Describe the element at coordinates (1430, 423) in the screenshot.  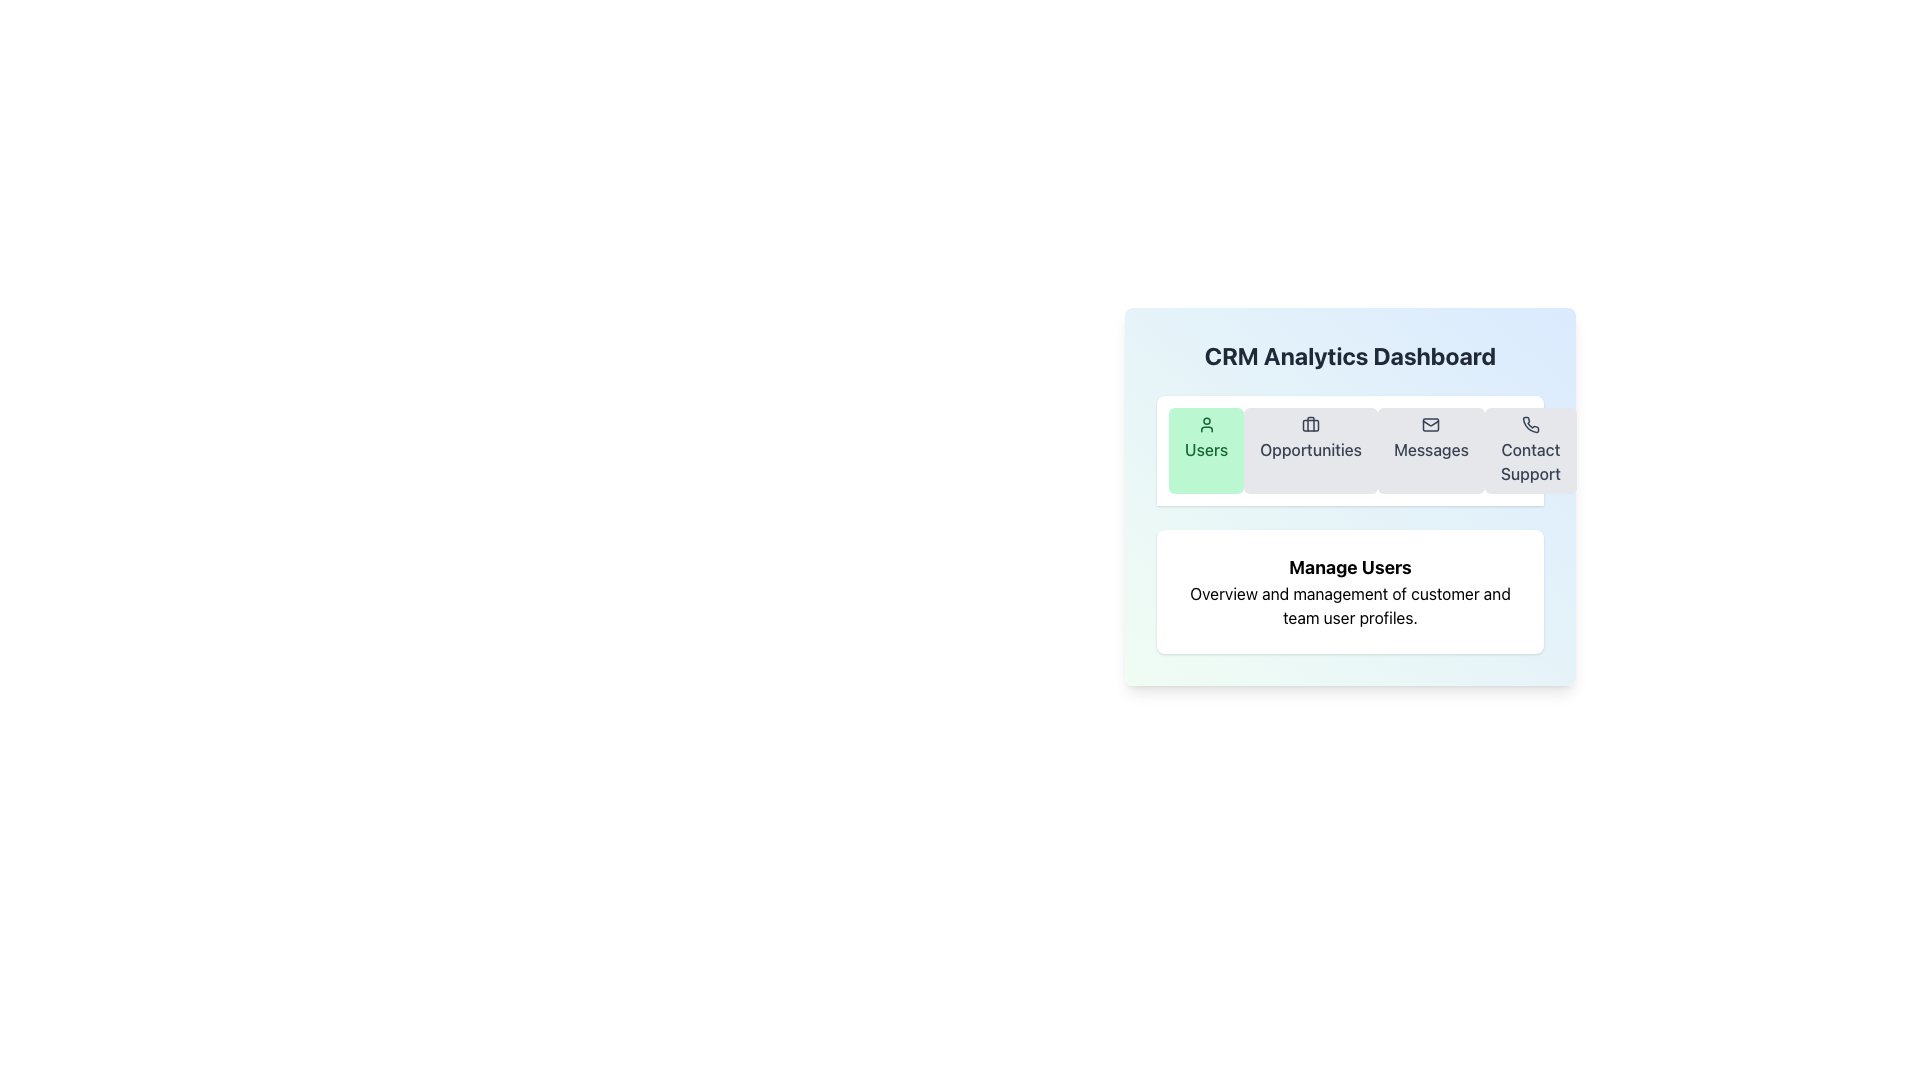
I see `the envelope icon representing 'Messages' in the top-central horizontal navigation menu` at that location.